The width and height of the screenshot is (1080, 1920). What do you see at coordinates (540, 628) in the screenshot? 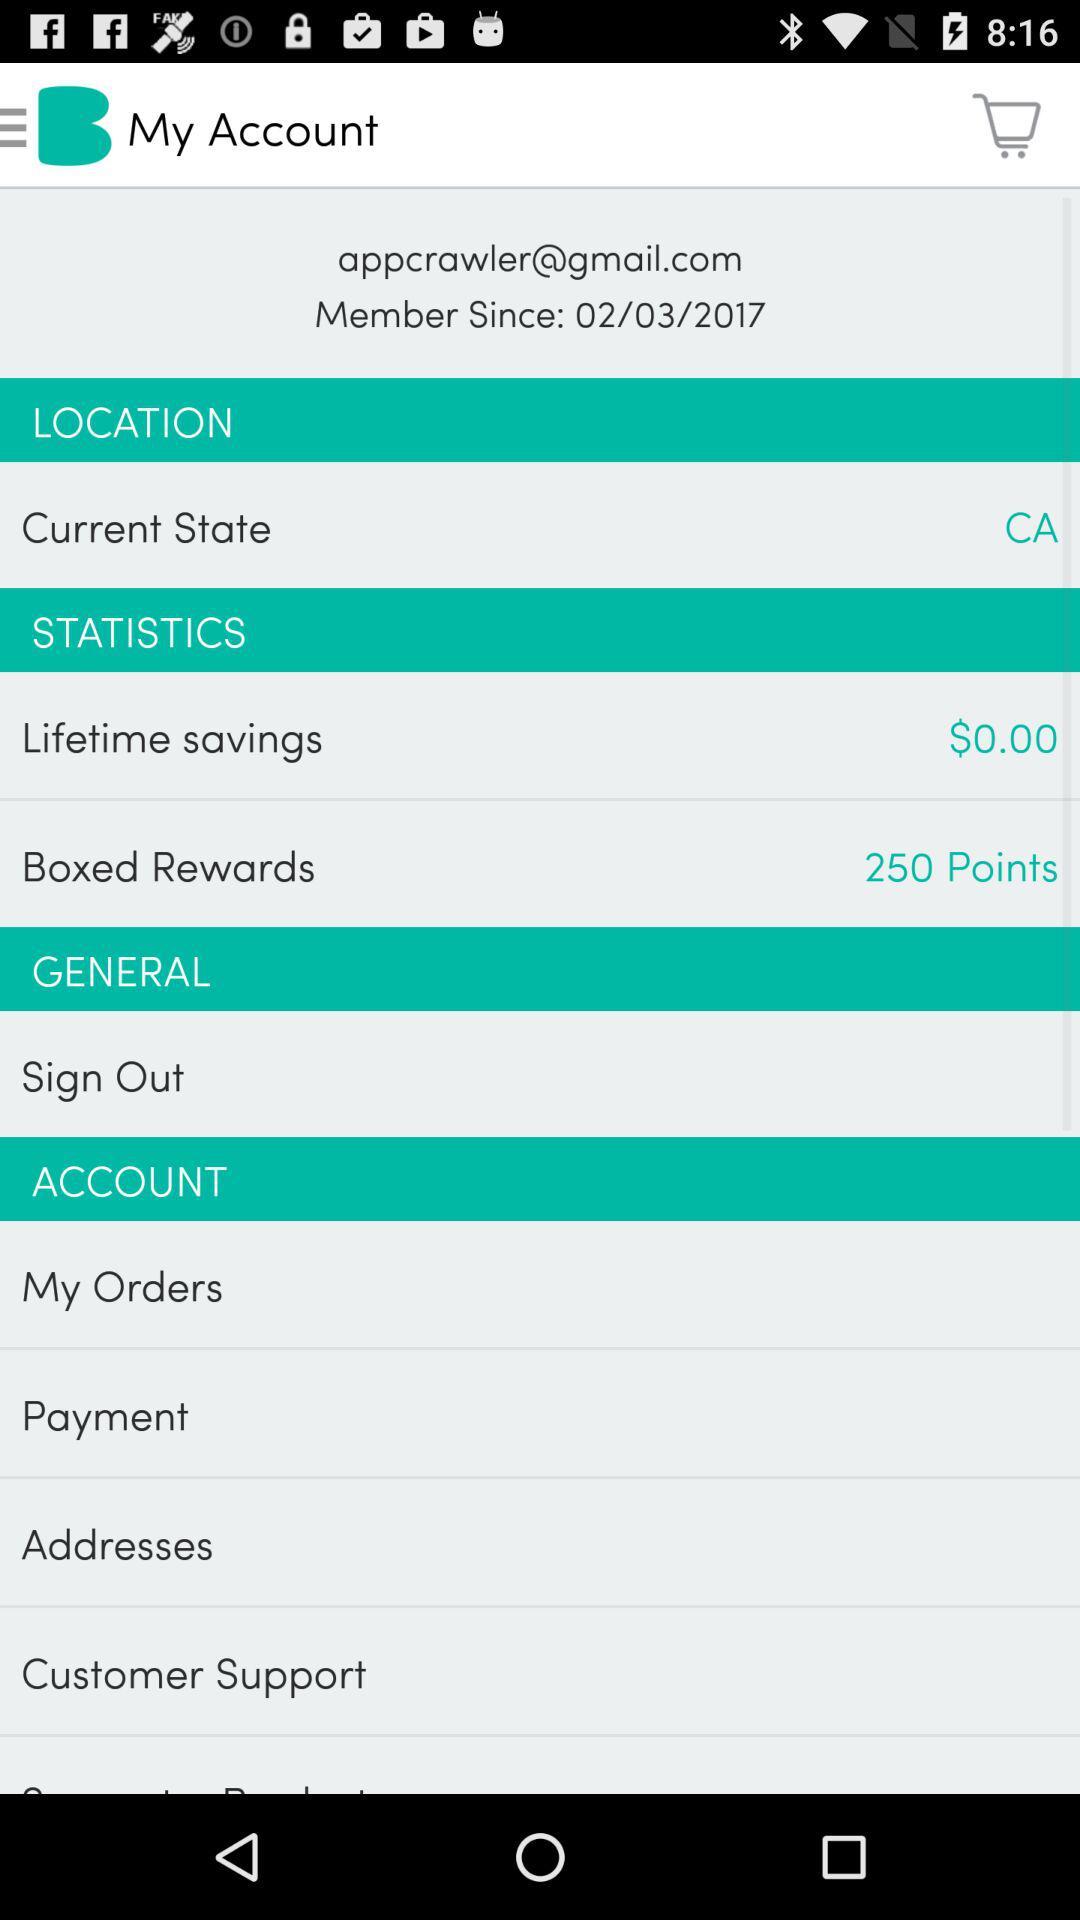
I see `the app above lifetime savings` at bounding box center [540, 628].